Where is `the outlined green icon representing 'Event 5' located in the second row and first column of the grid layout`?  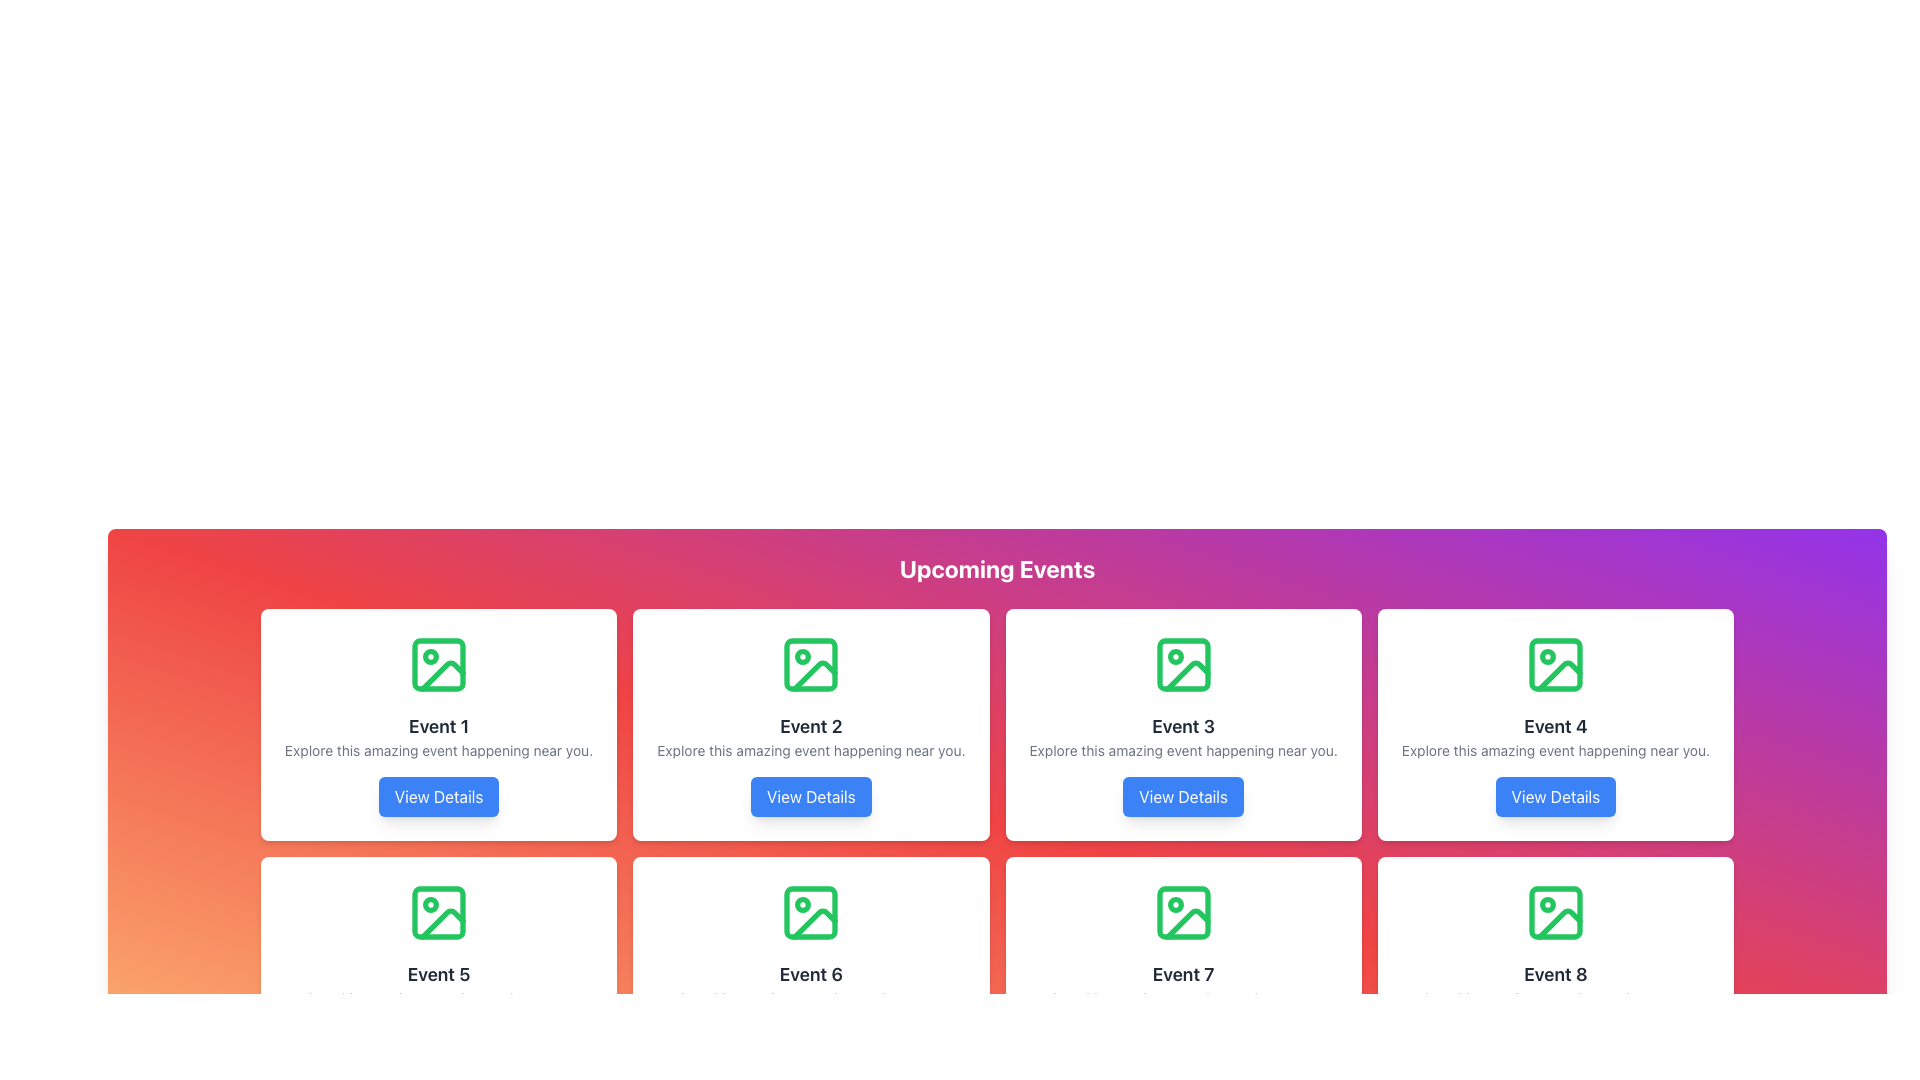 the outlined green icon representing 'Event 5' located in the second row and first column of the grid layout is located at coordinates (438, 913).